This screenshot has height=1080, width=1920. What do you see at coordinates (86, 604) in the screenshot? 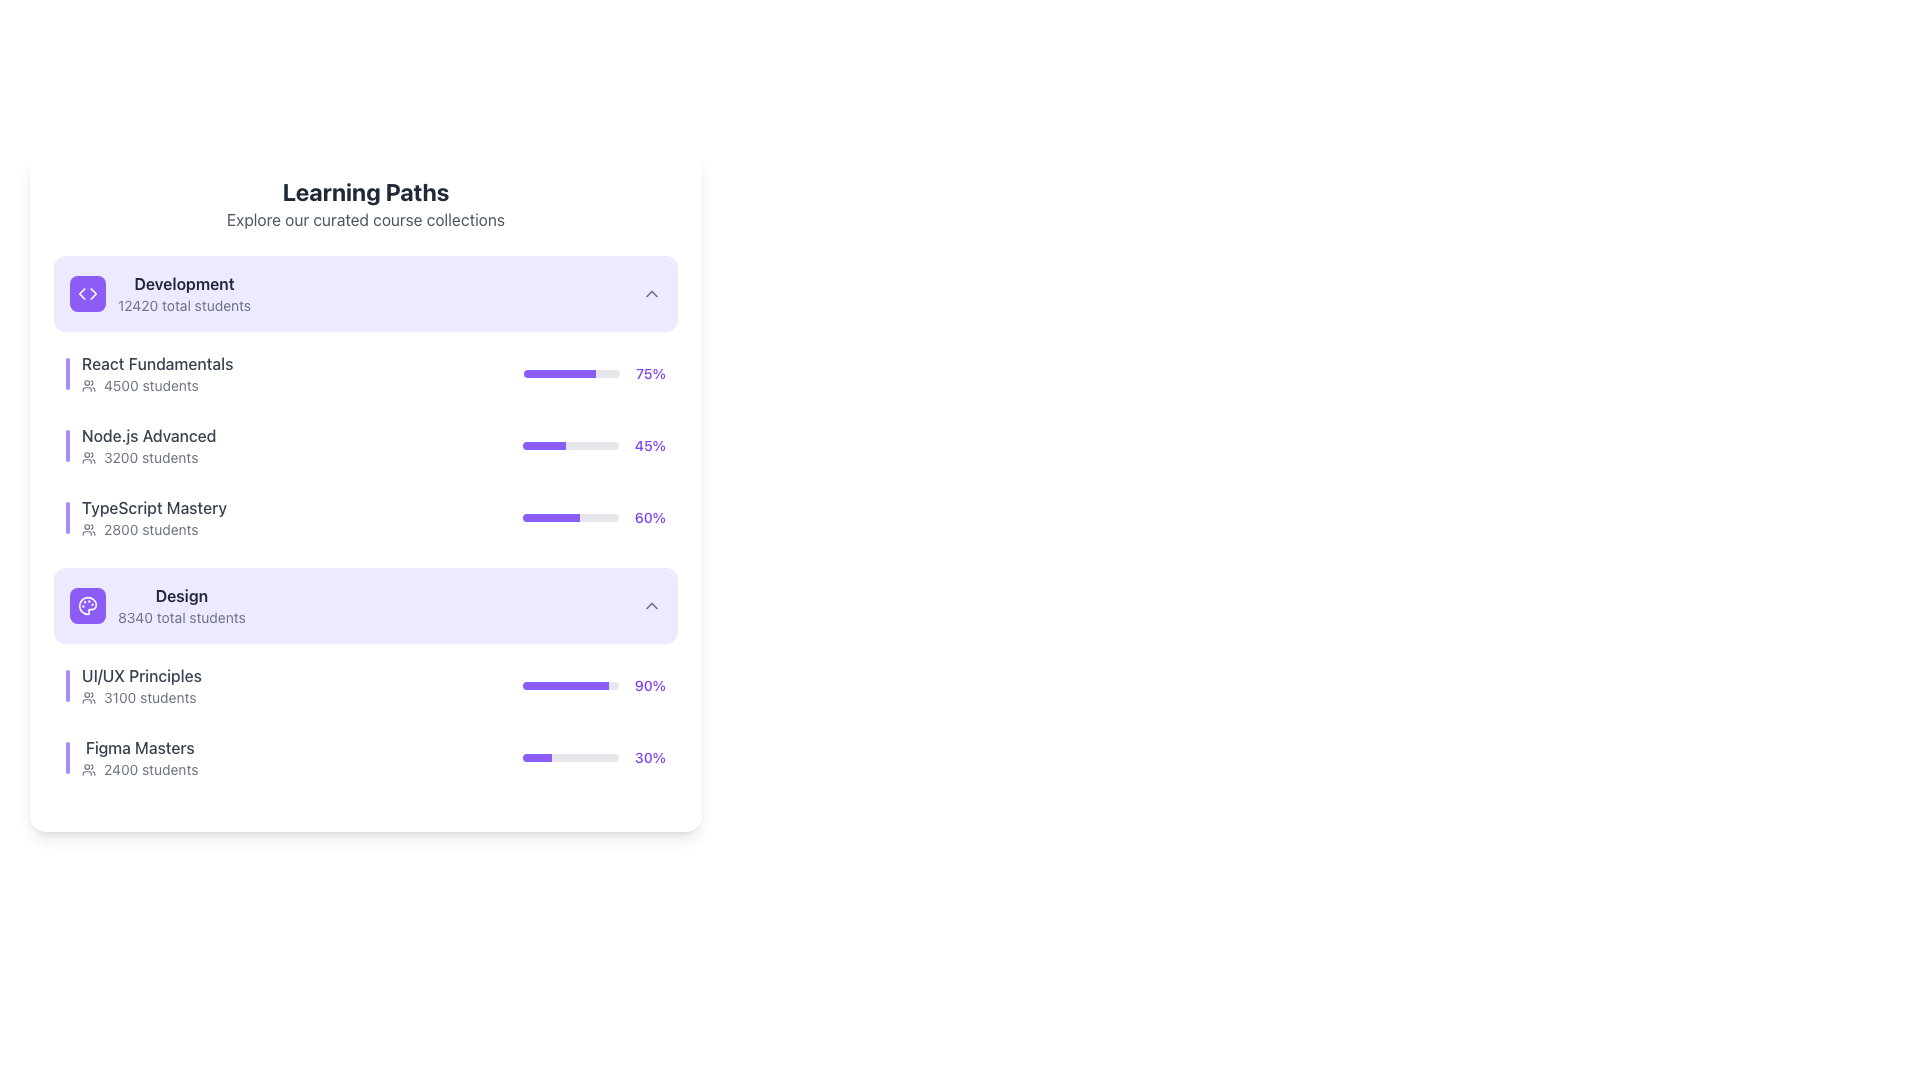
I see `the Icon Button with a violet background and a white palette icon, located in the 'Design' section, to the left of the text 'Design 8340 total students'` at bounding box center [86, 604].